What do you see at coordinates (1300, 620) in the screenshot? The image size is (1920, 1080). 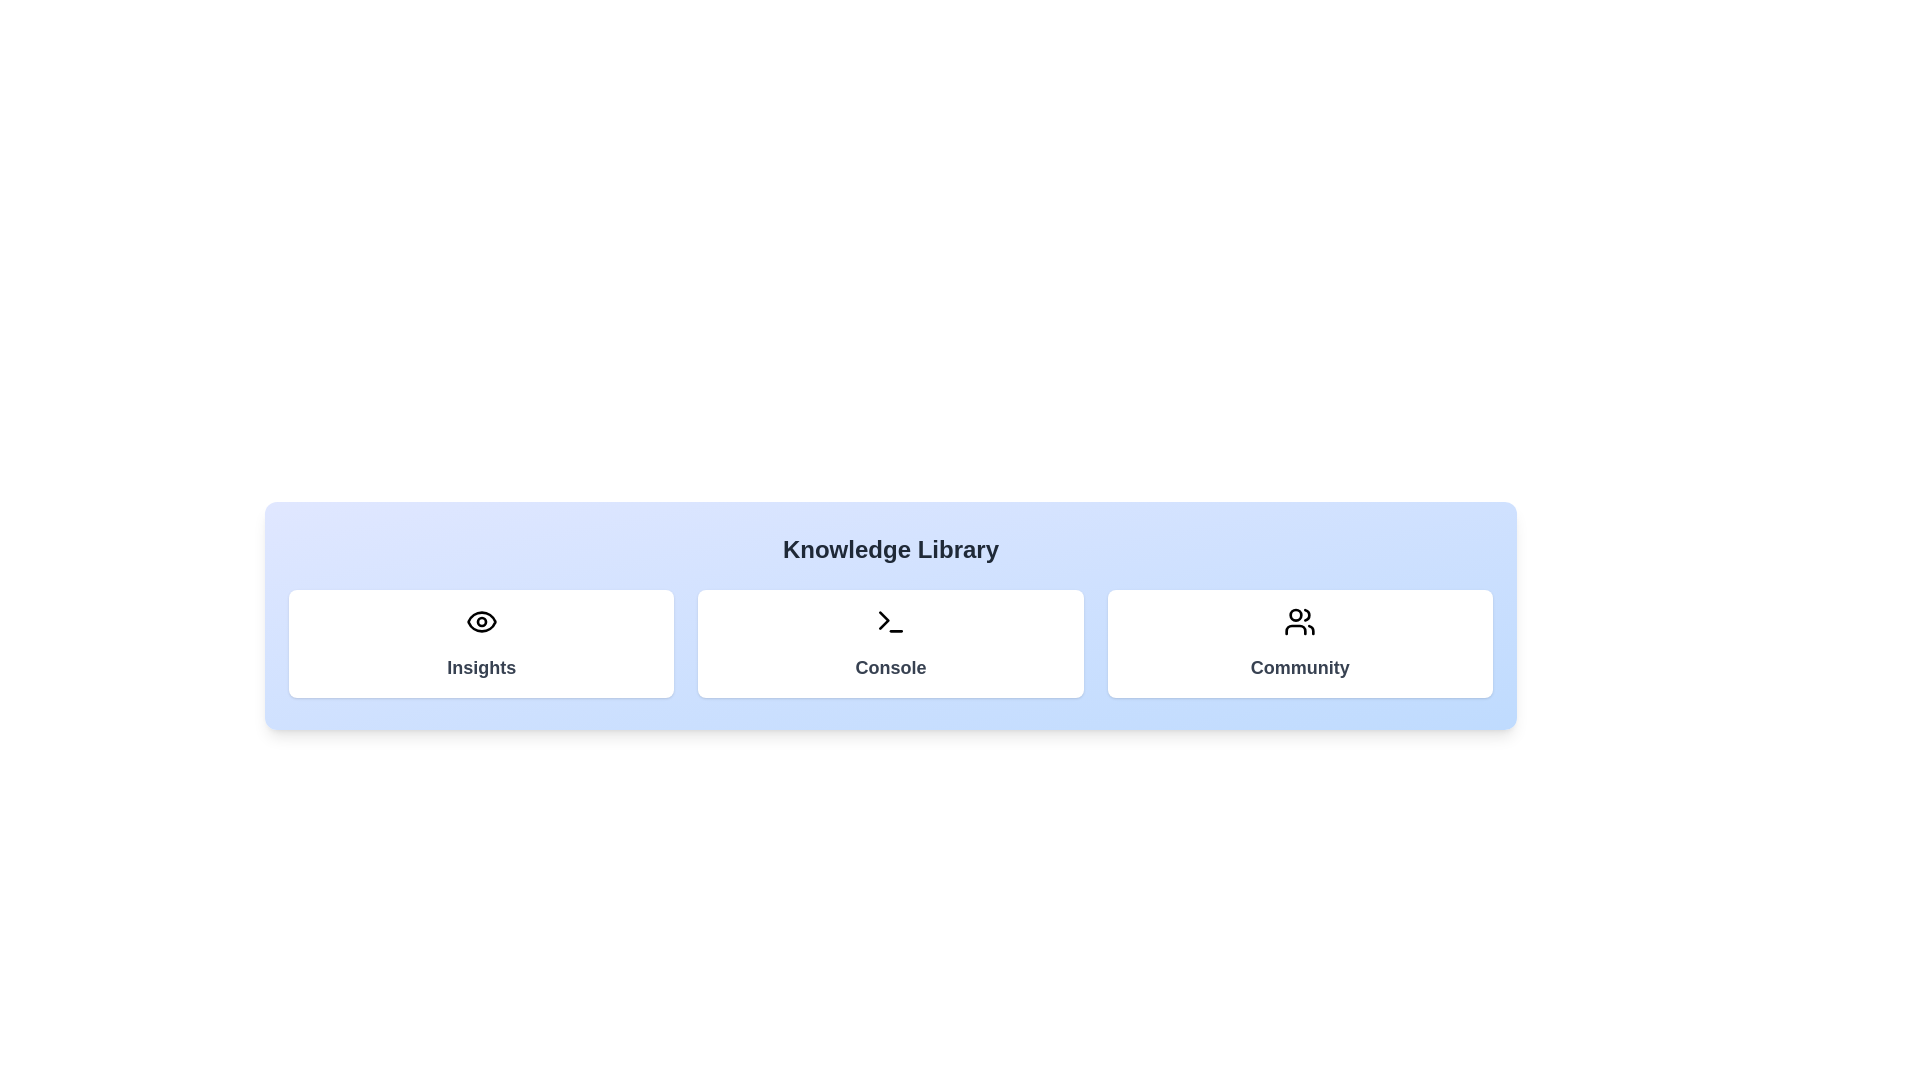 I see `the Community icon located in the top section of the Community card, which is the rightmost card in the row under the Knowledge Library title` at bounding box center [1300, 620].